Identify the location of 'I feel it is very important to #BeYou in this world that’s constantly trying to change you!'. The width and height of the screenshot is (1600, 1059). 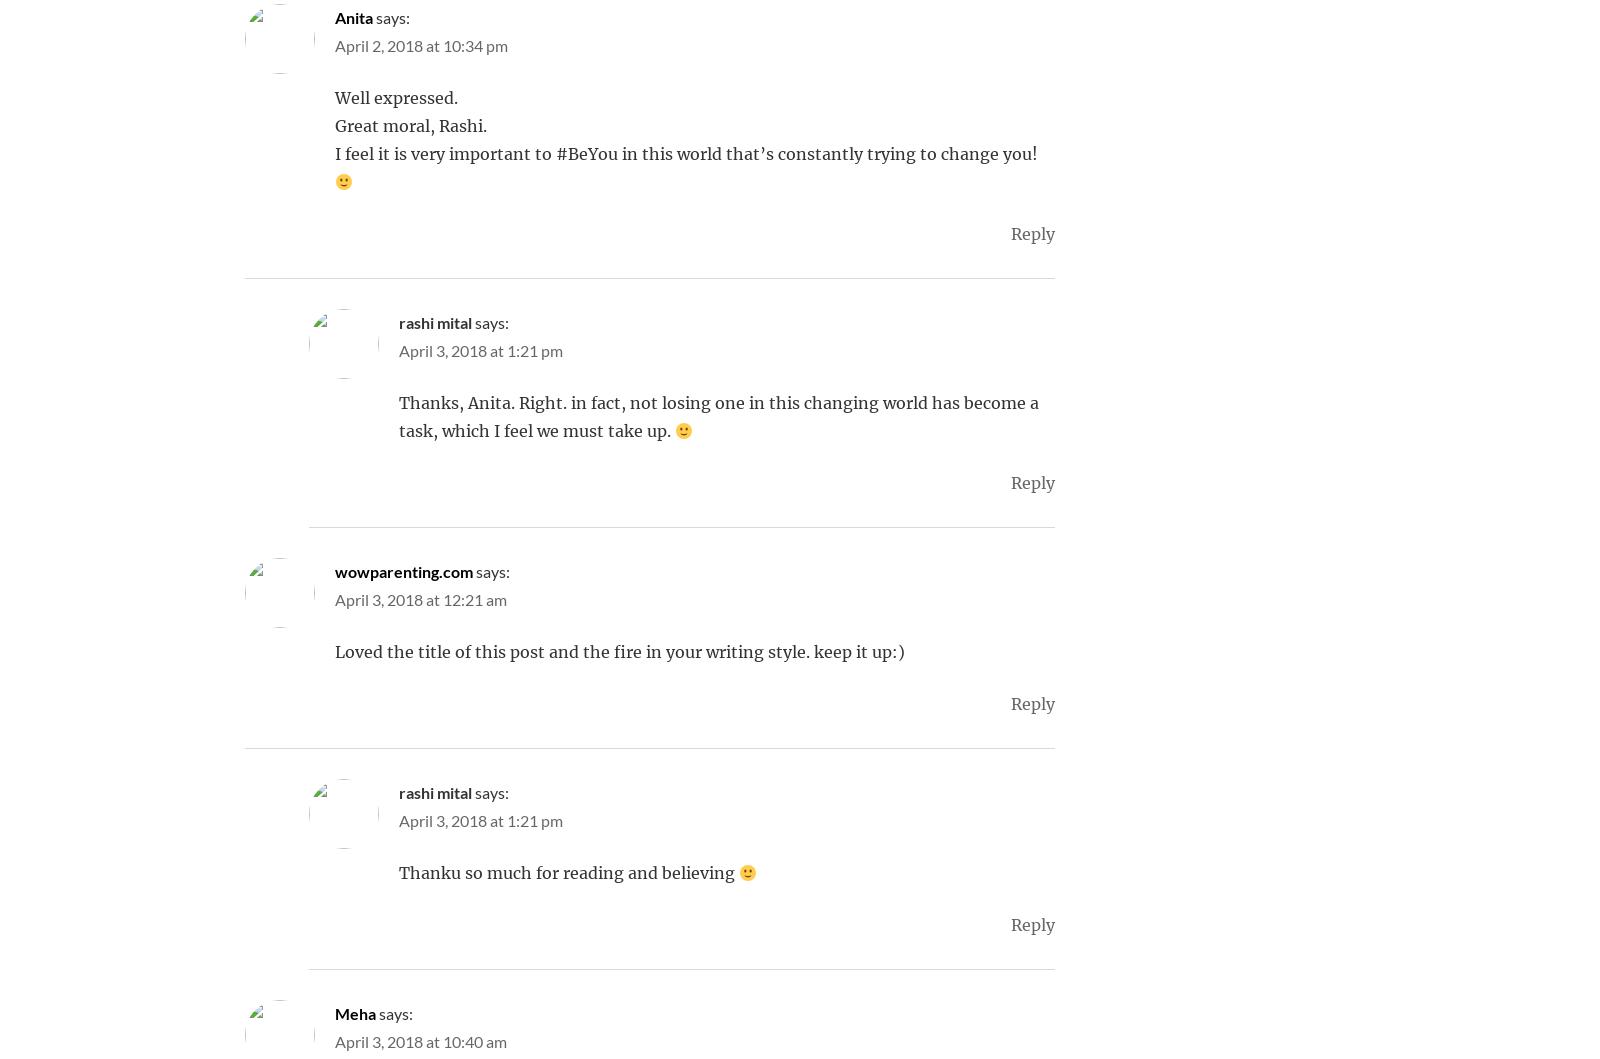
(686, 152).